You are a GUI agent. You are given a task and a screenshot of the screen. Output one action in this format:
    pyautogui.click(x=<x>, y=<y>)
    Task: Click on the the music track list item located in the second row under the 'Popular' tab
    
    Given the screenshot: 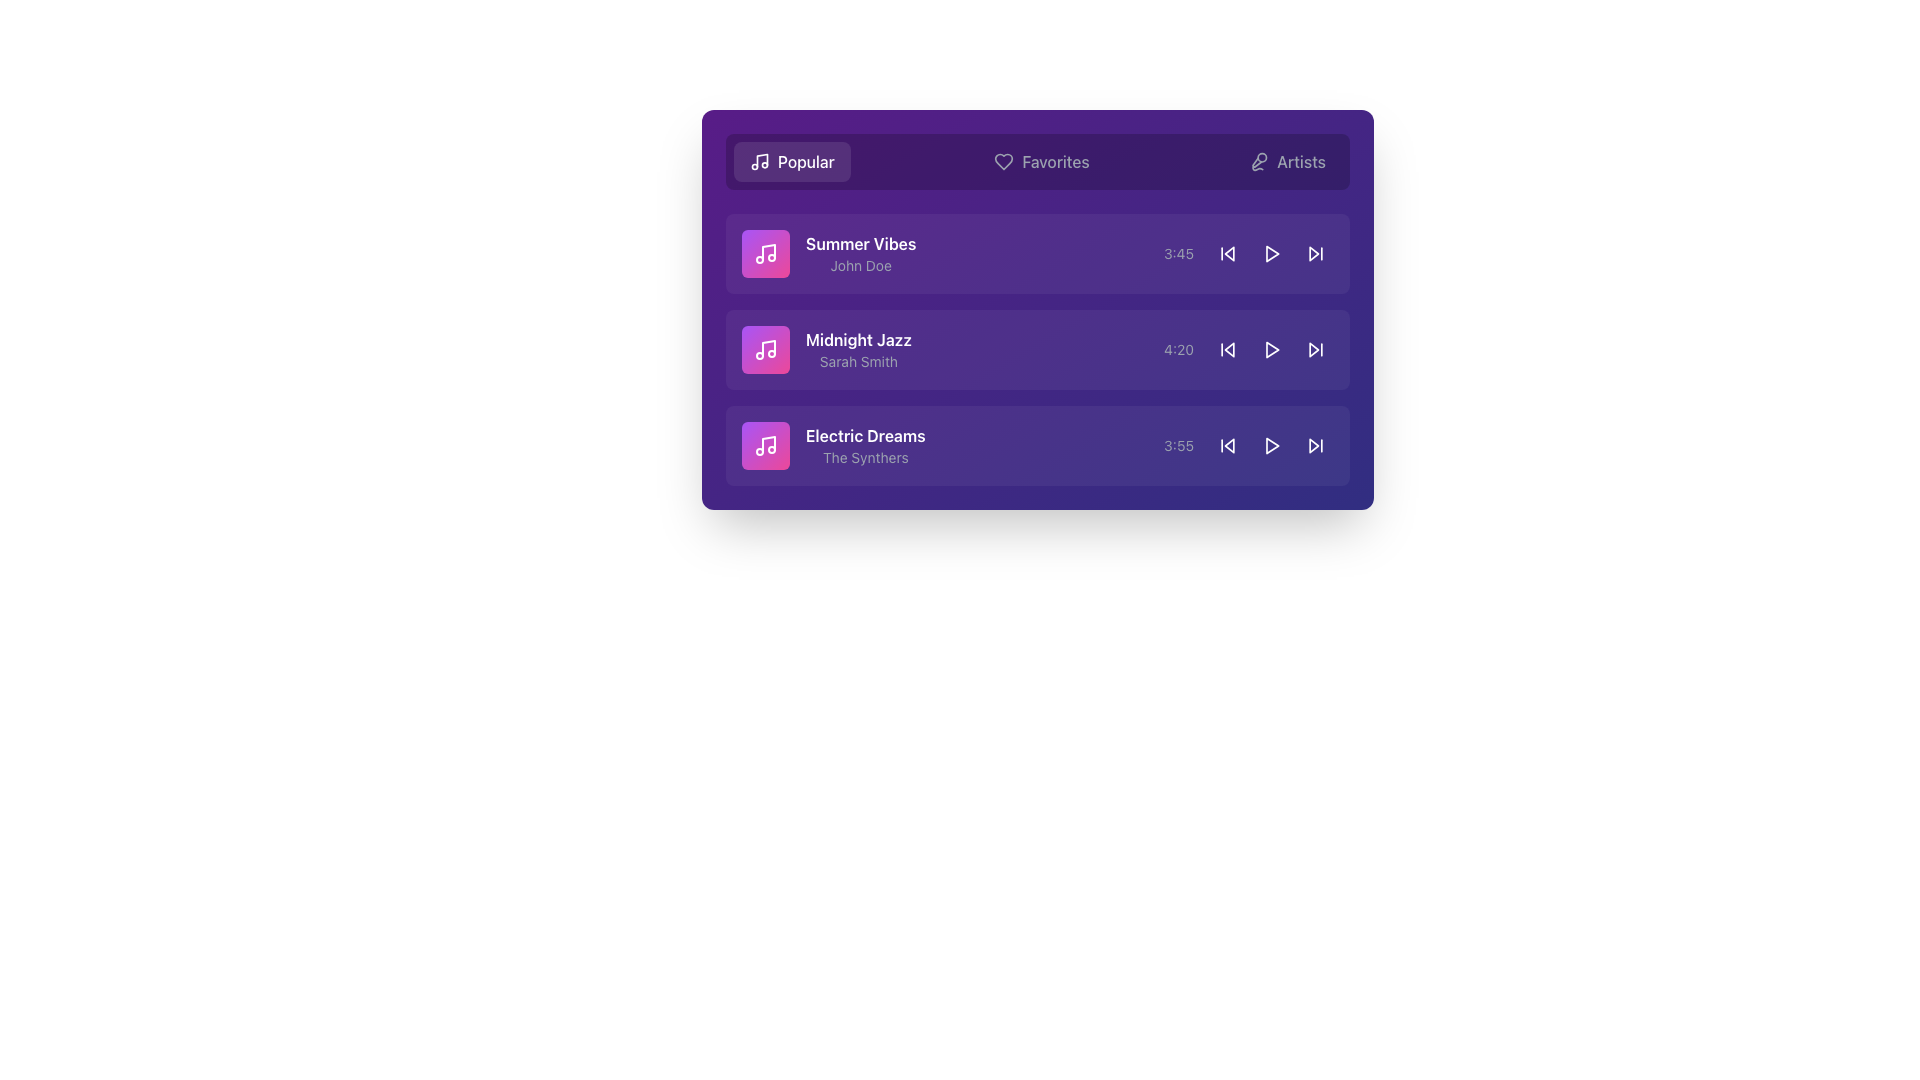 What is the action you would take?
    pyautogui.click(x=1037, y=349)
    